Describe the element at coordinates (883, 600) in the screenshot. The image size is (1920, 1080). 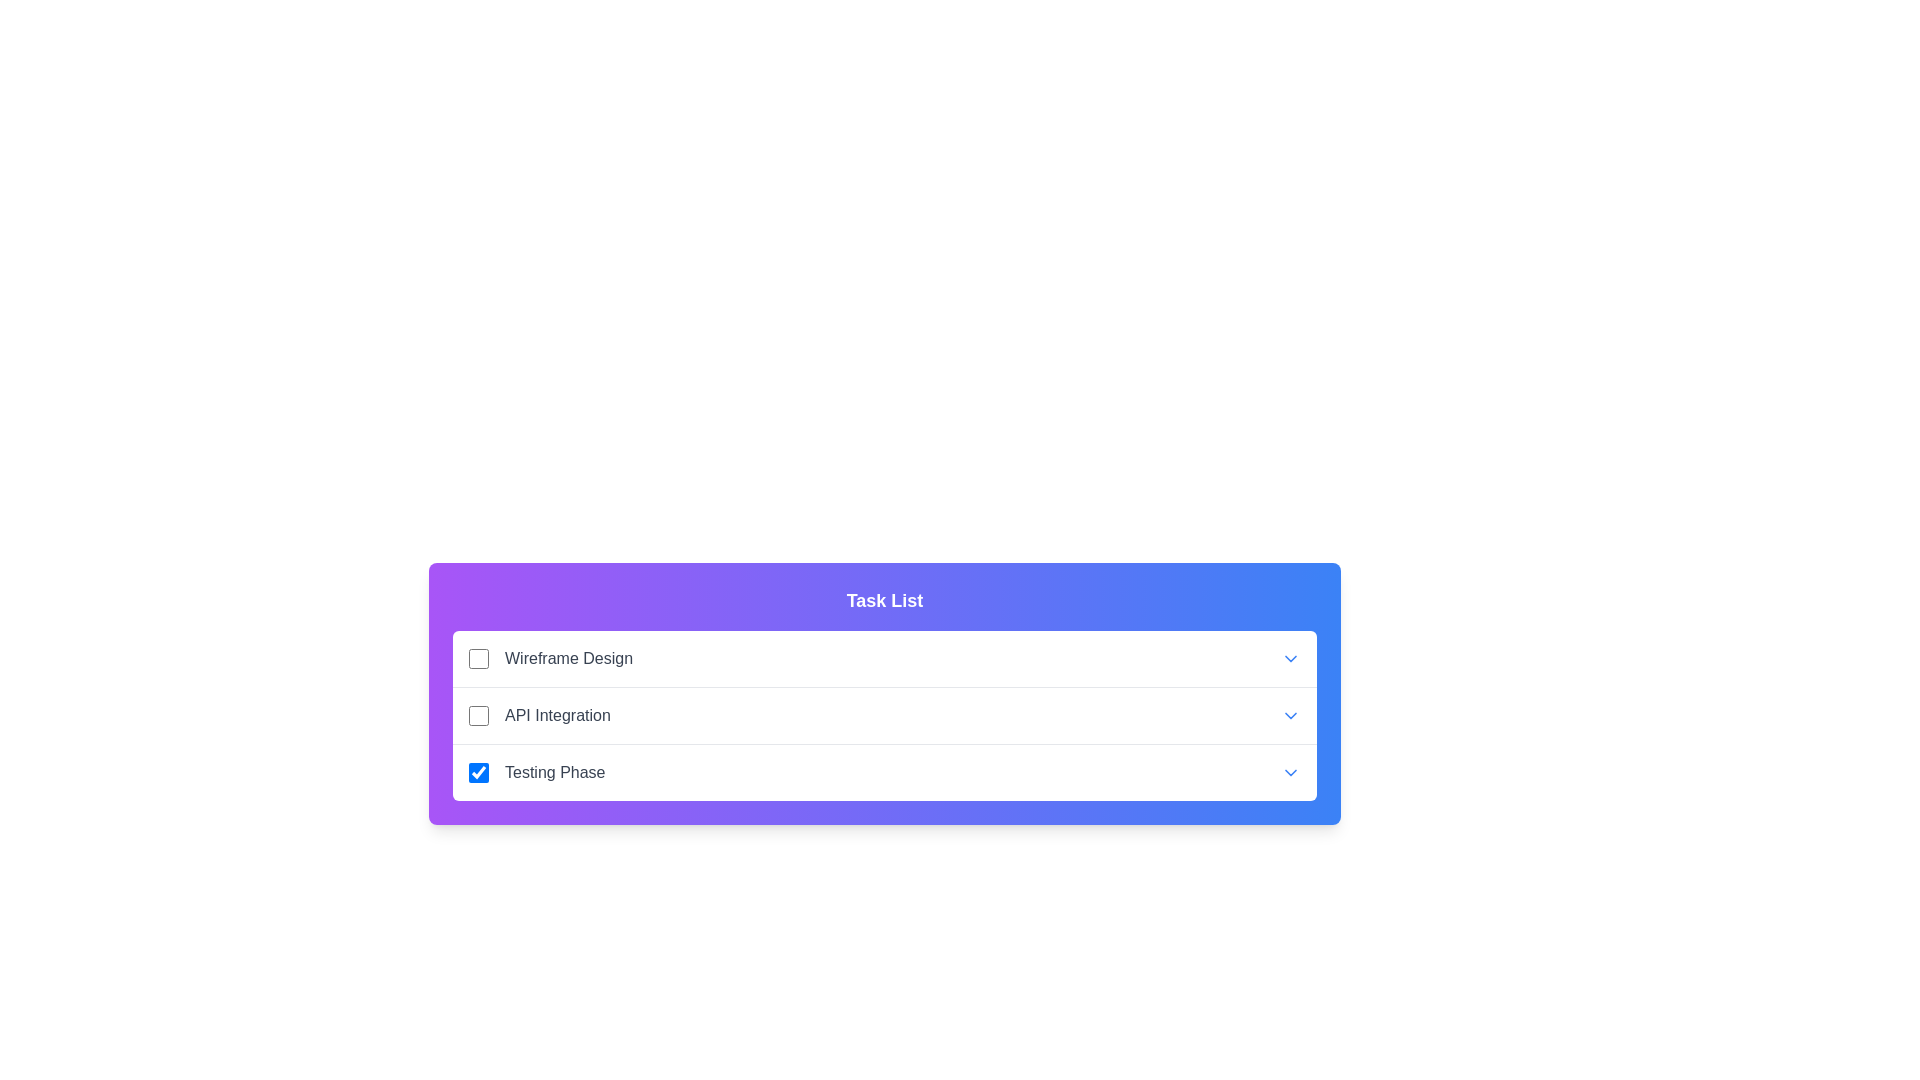
I see `the task list header` at that location.